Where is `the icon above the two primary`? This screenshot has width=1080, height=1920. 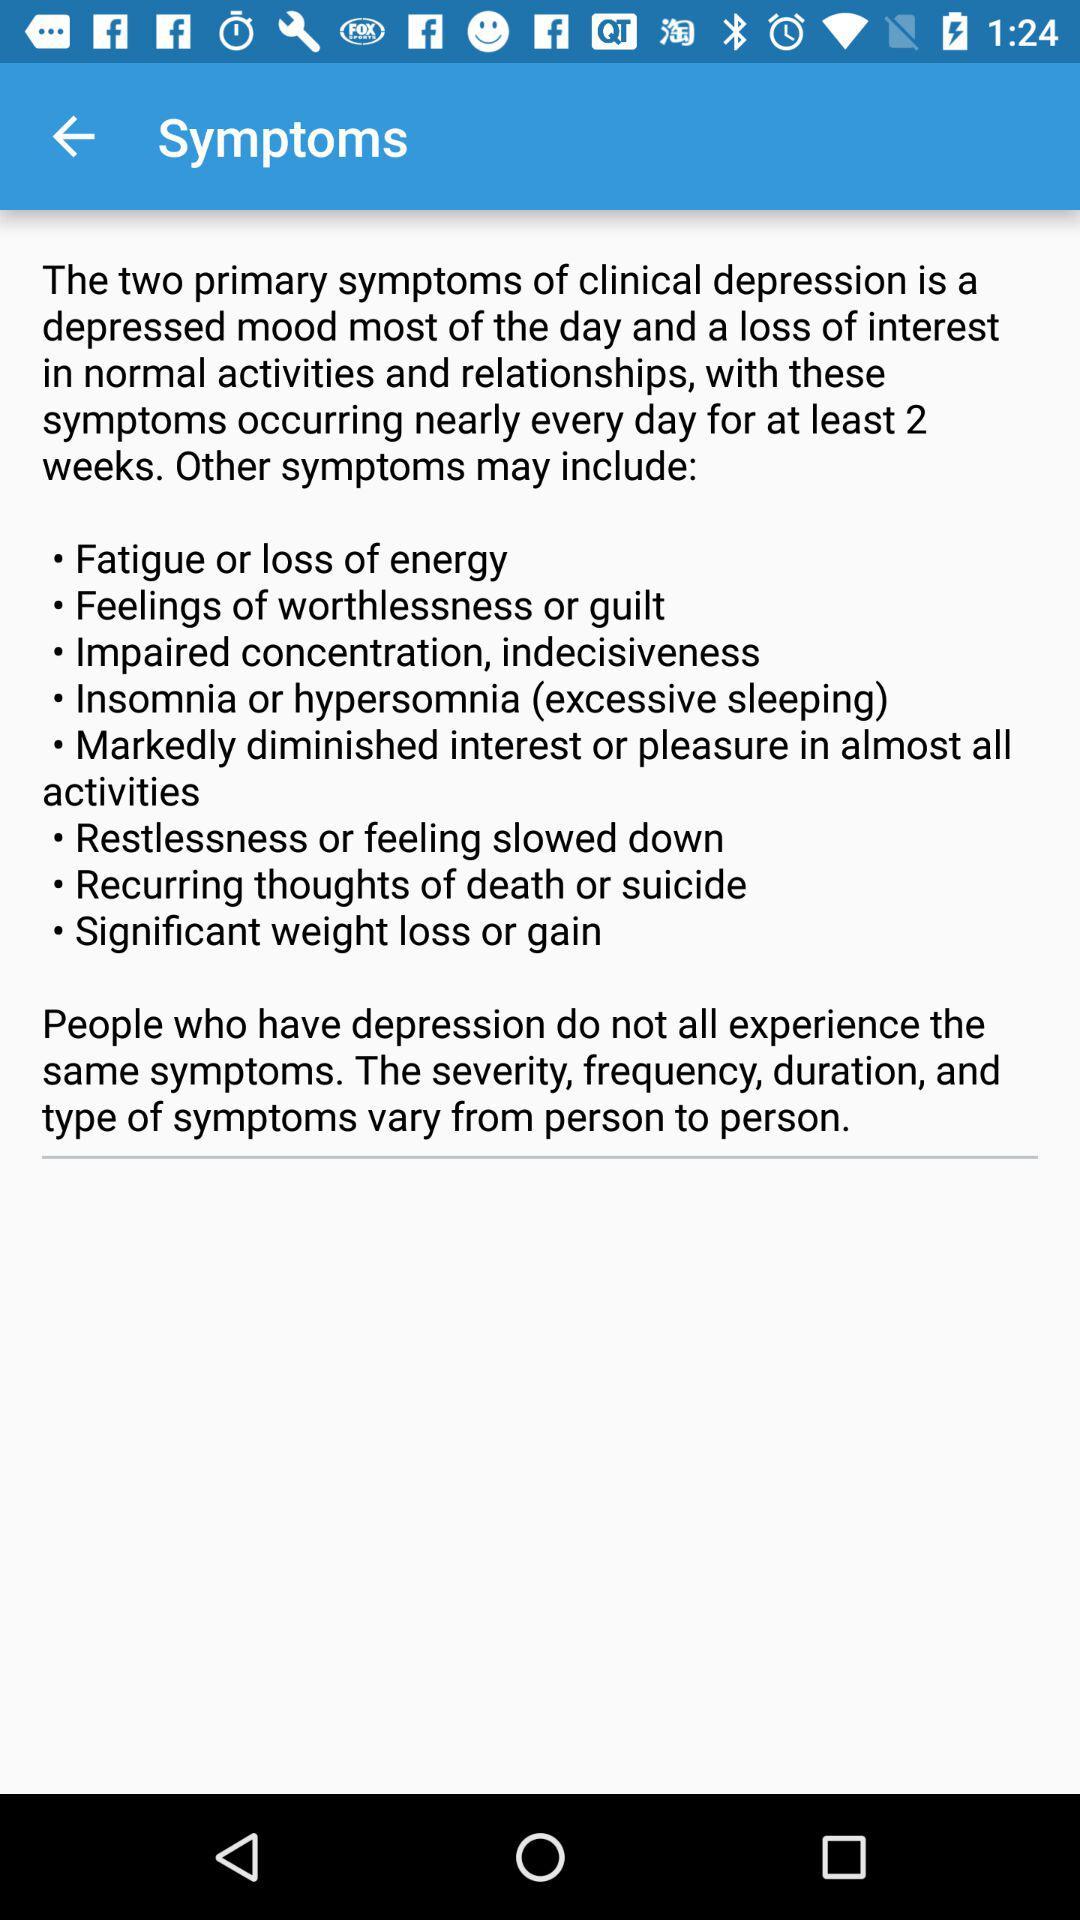 the icon above the two primary is located at coordinates (72, 135).